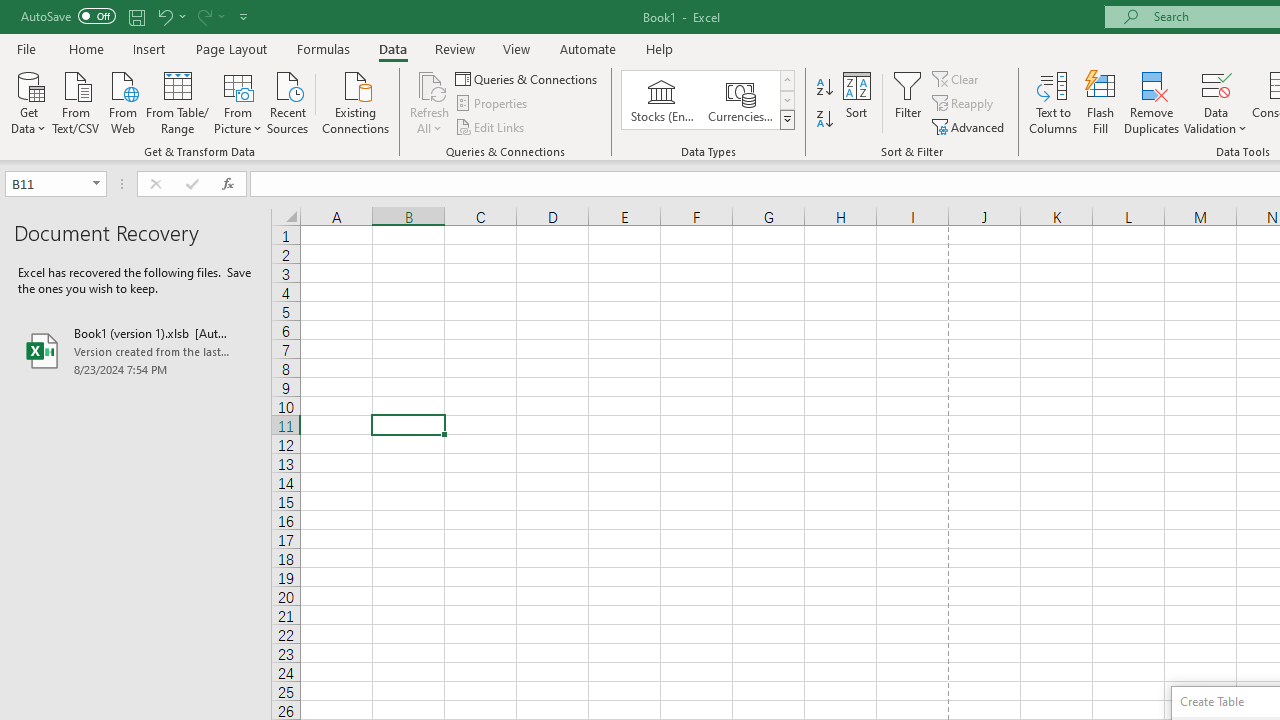 The height and width of the screenshot is (720, 1280). Describe the element at coordinates (517, 48) in the screenshot. I see `'View'` at that location.